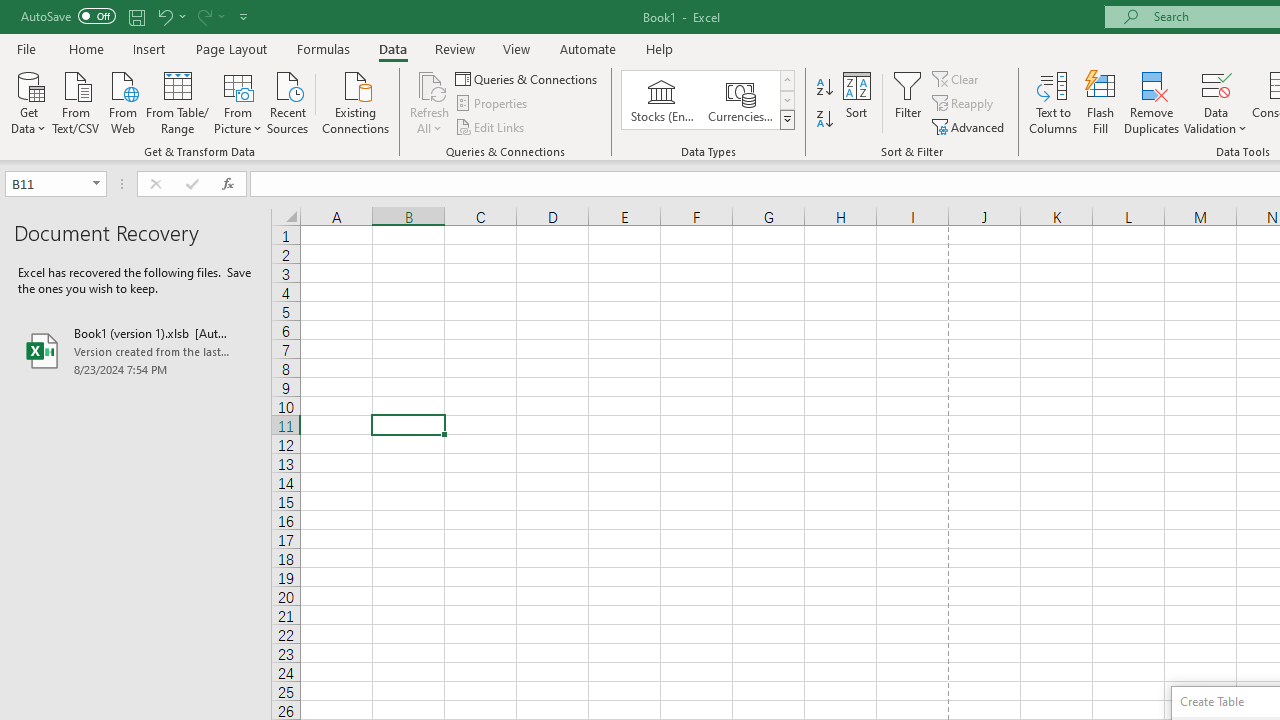 The height and width of the screenshot is (720, 1280). Describe the element at coordinates (517, 48) in the screenshot. I see `'View'` at that location.